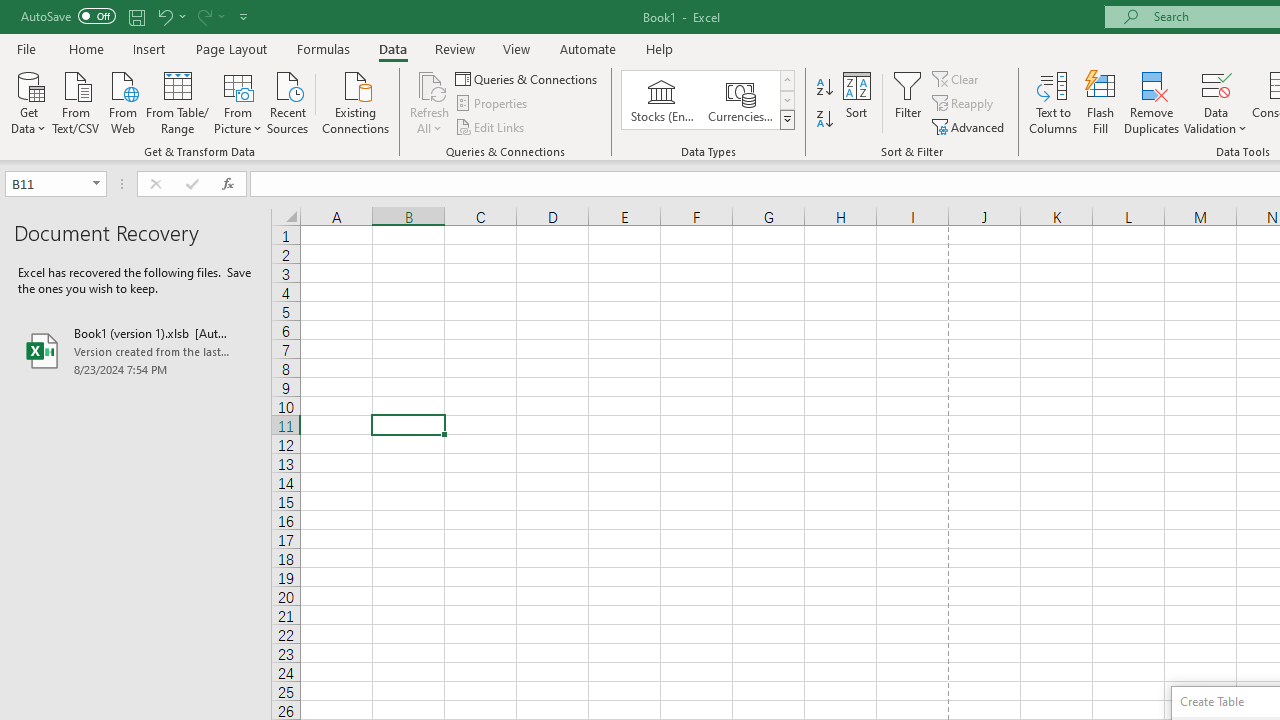 The height and width of the screenshot is (720, 1280). Describe the element at coordinates (517, 48) in the screenshot. I see `'View'` at that location.